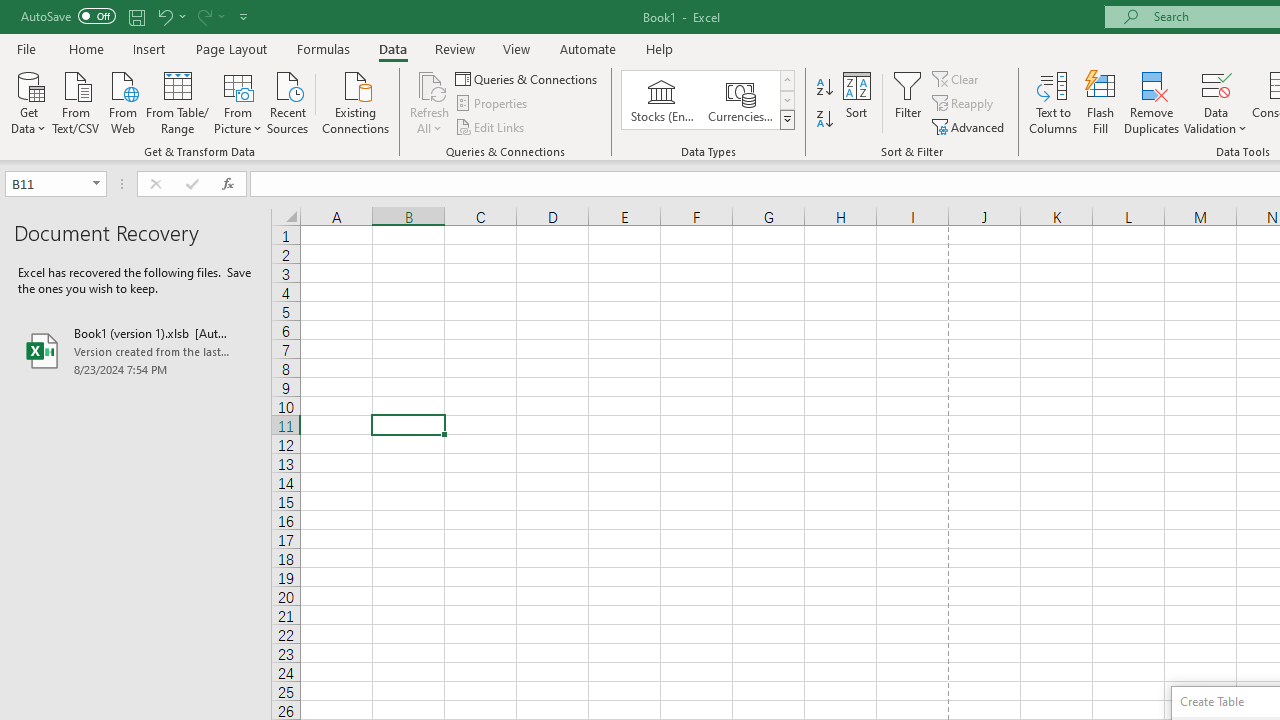 The height and width of the screenshot is (720, 1280). Describe the element at coordinates (517, 48) in the screenshot. I see `'View'` at that location.